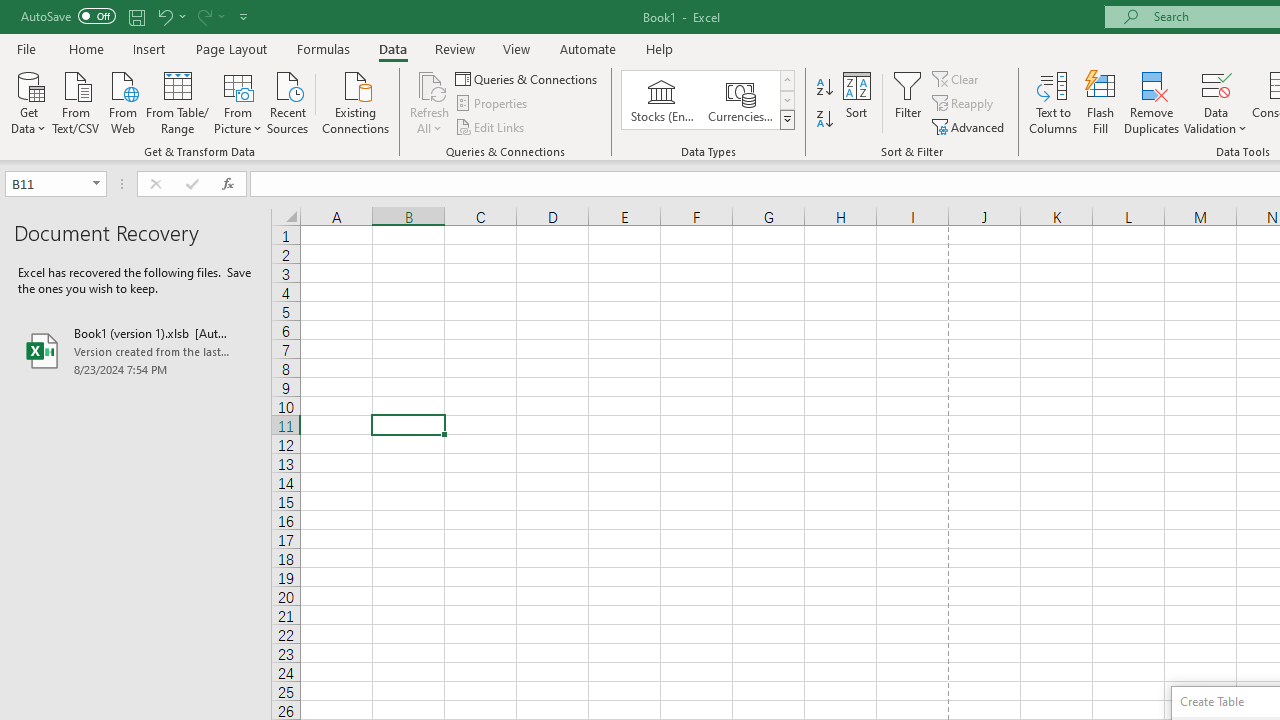 The height and width of the screenshot is (720, 1280). Describe the element at coordinates (517, 48) in the screenshot. I see `'View'` at that location.